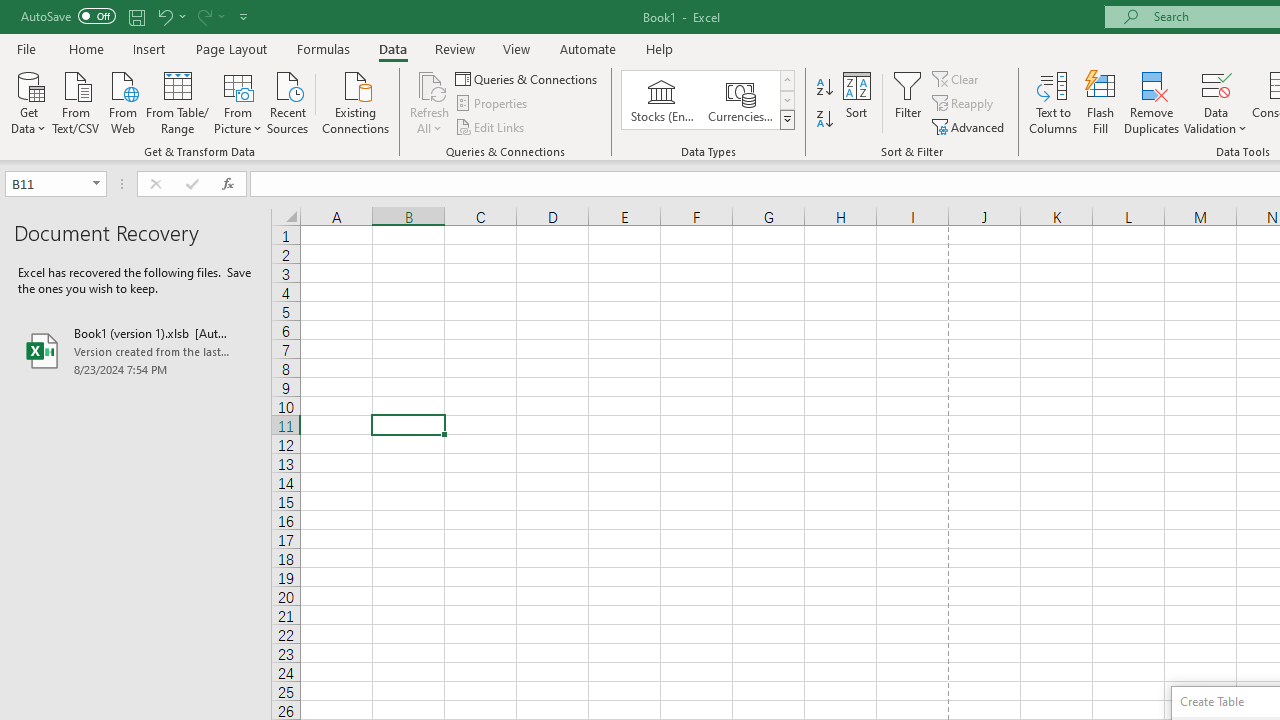 The height and width of the screenshot is (720, 1280). Describe the element at coordinates (517, 48) in the screenshot. I see `'View'` at that location.